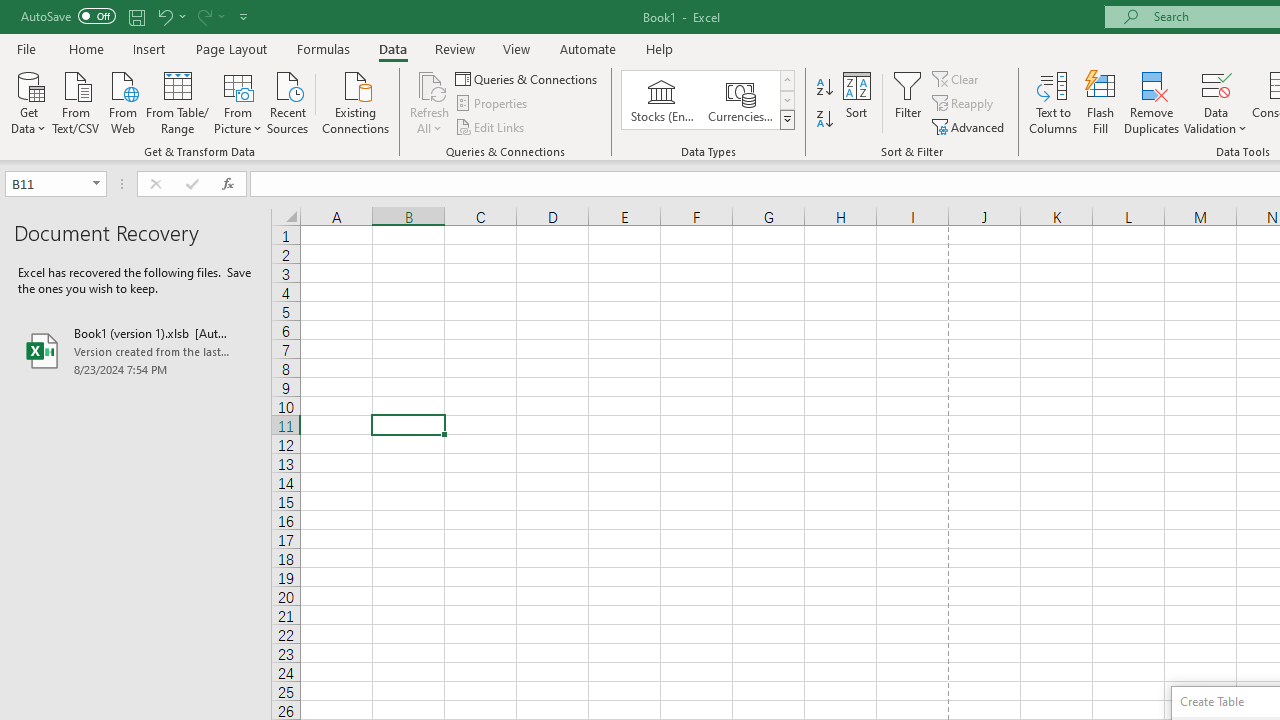 The height and width of the screenshot is (720, 1280). Describe the element at coordinates (517, 48) in the screenshot. I see `'View'` at that location.